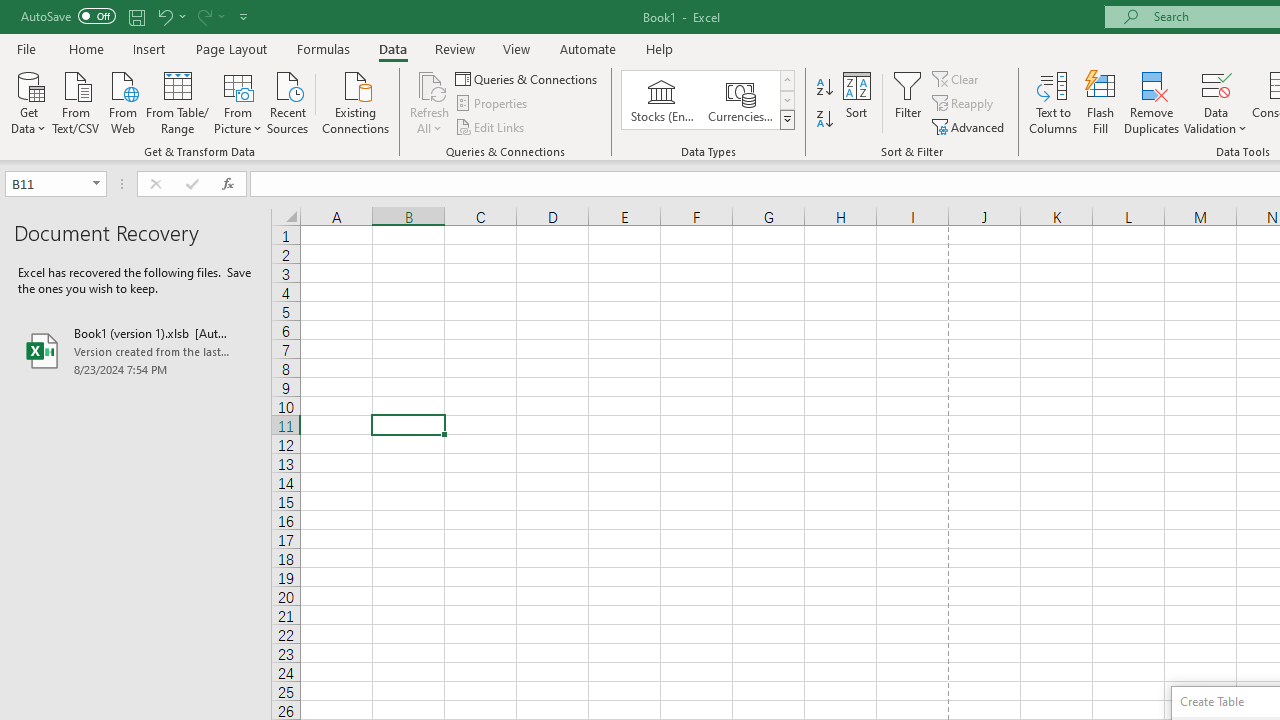 The height and width of the screenshot is (720, 1280). Describe the element at coordinates (517, 48) in the screenshot. I see `'View'` at that location.